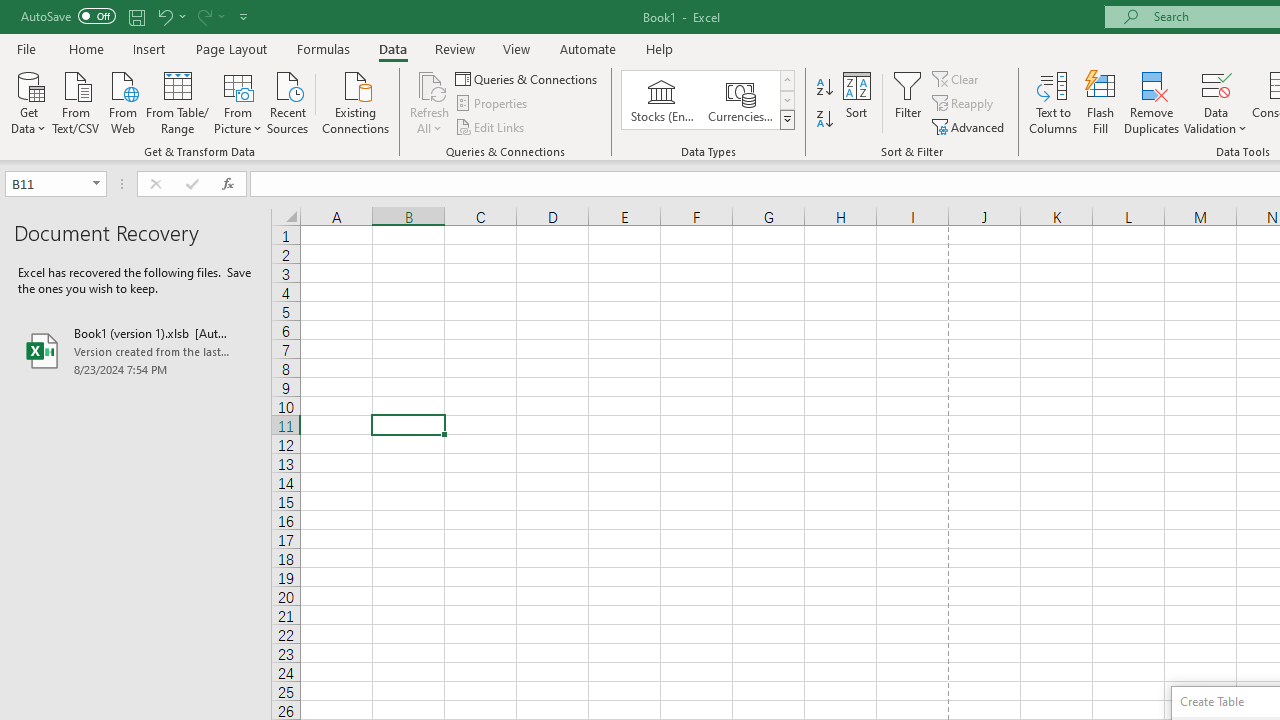 The height and width of the screenshot is (720, 1280). Describe the element at coordinates (517, 48) in the screenshot. I see `'View'` at that location.